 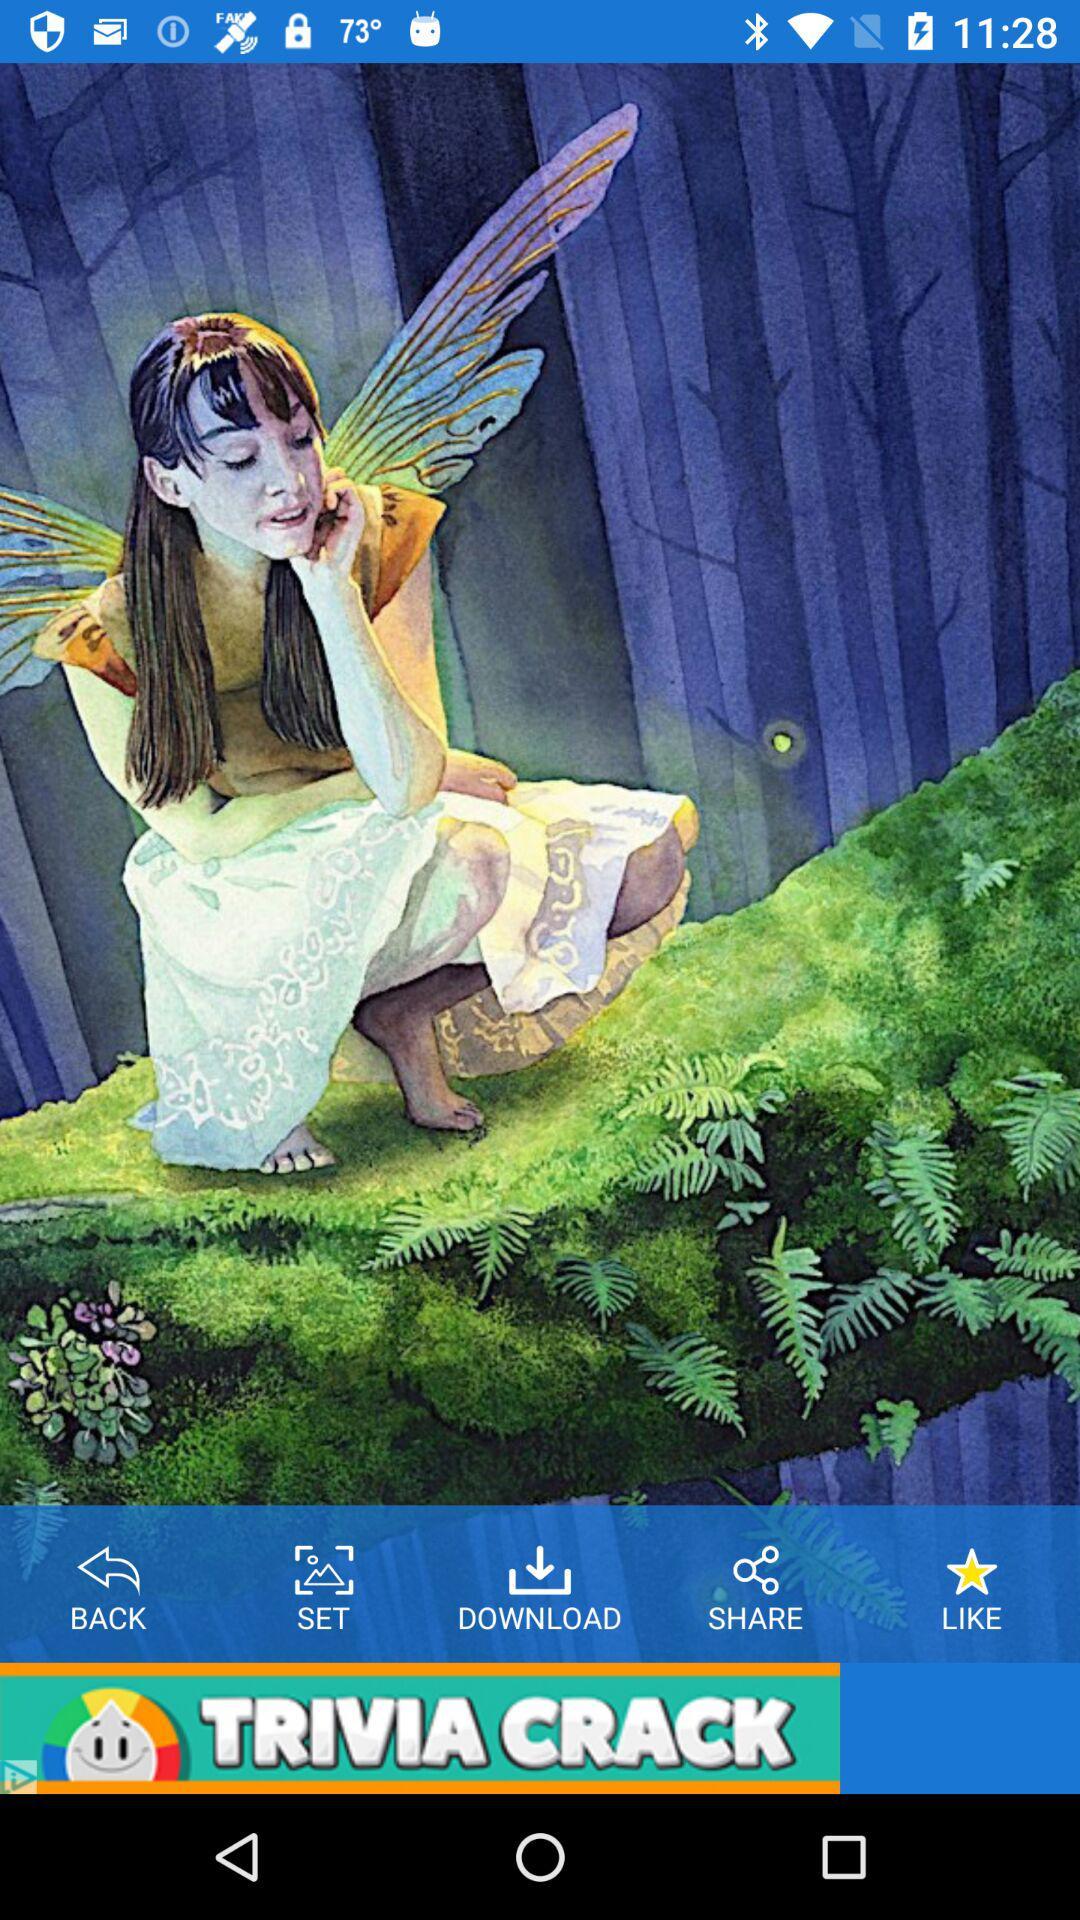 I want to click on advertisement image, so click(x=419, y=1727).